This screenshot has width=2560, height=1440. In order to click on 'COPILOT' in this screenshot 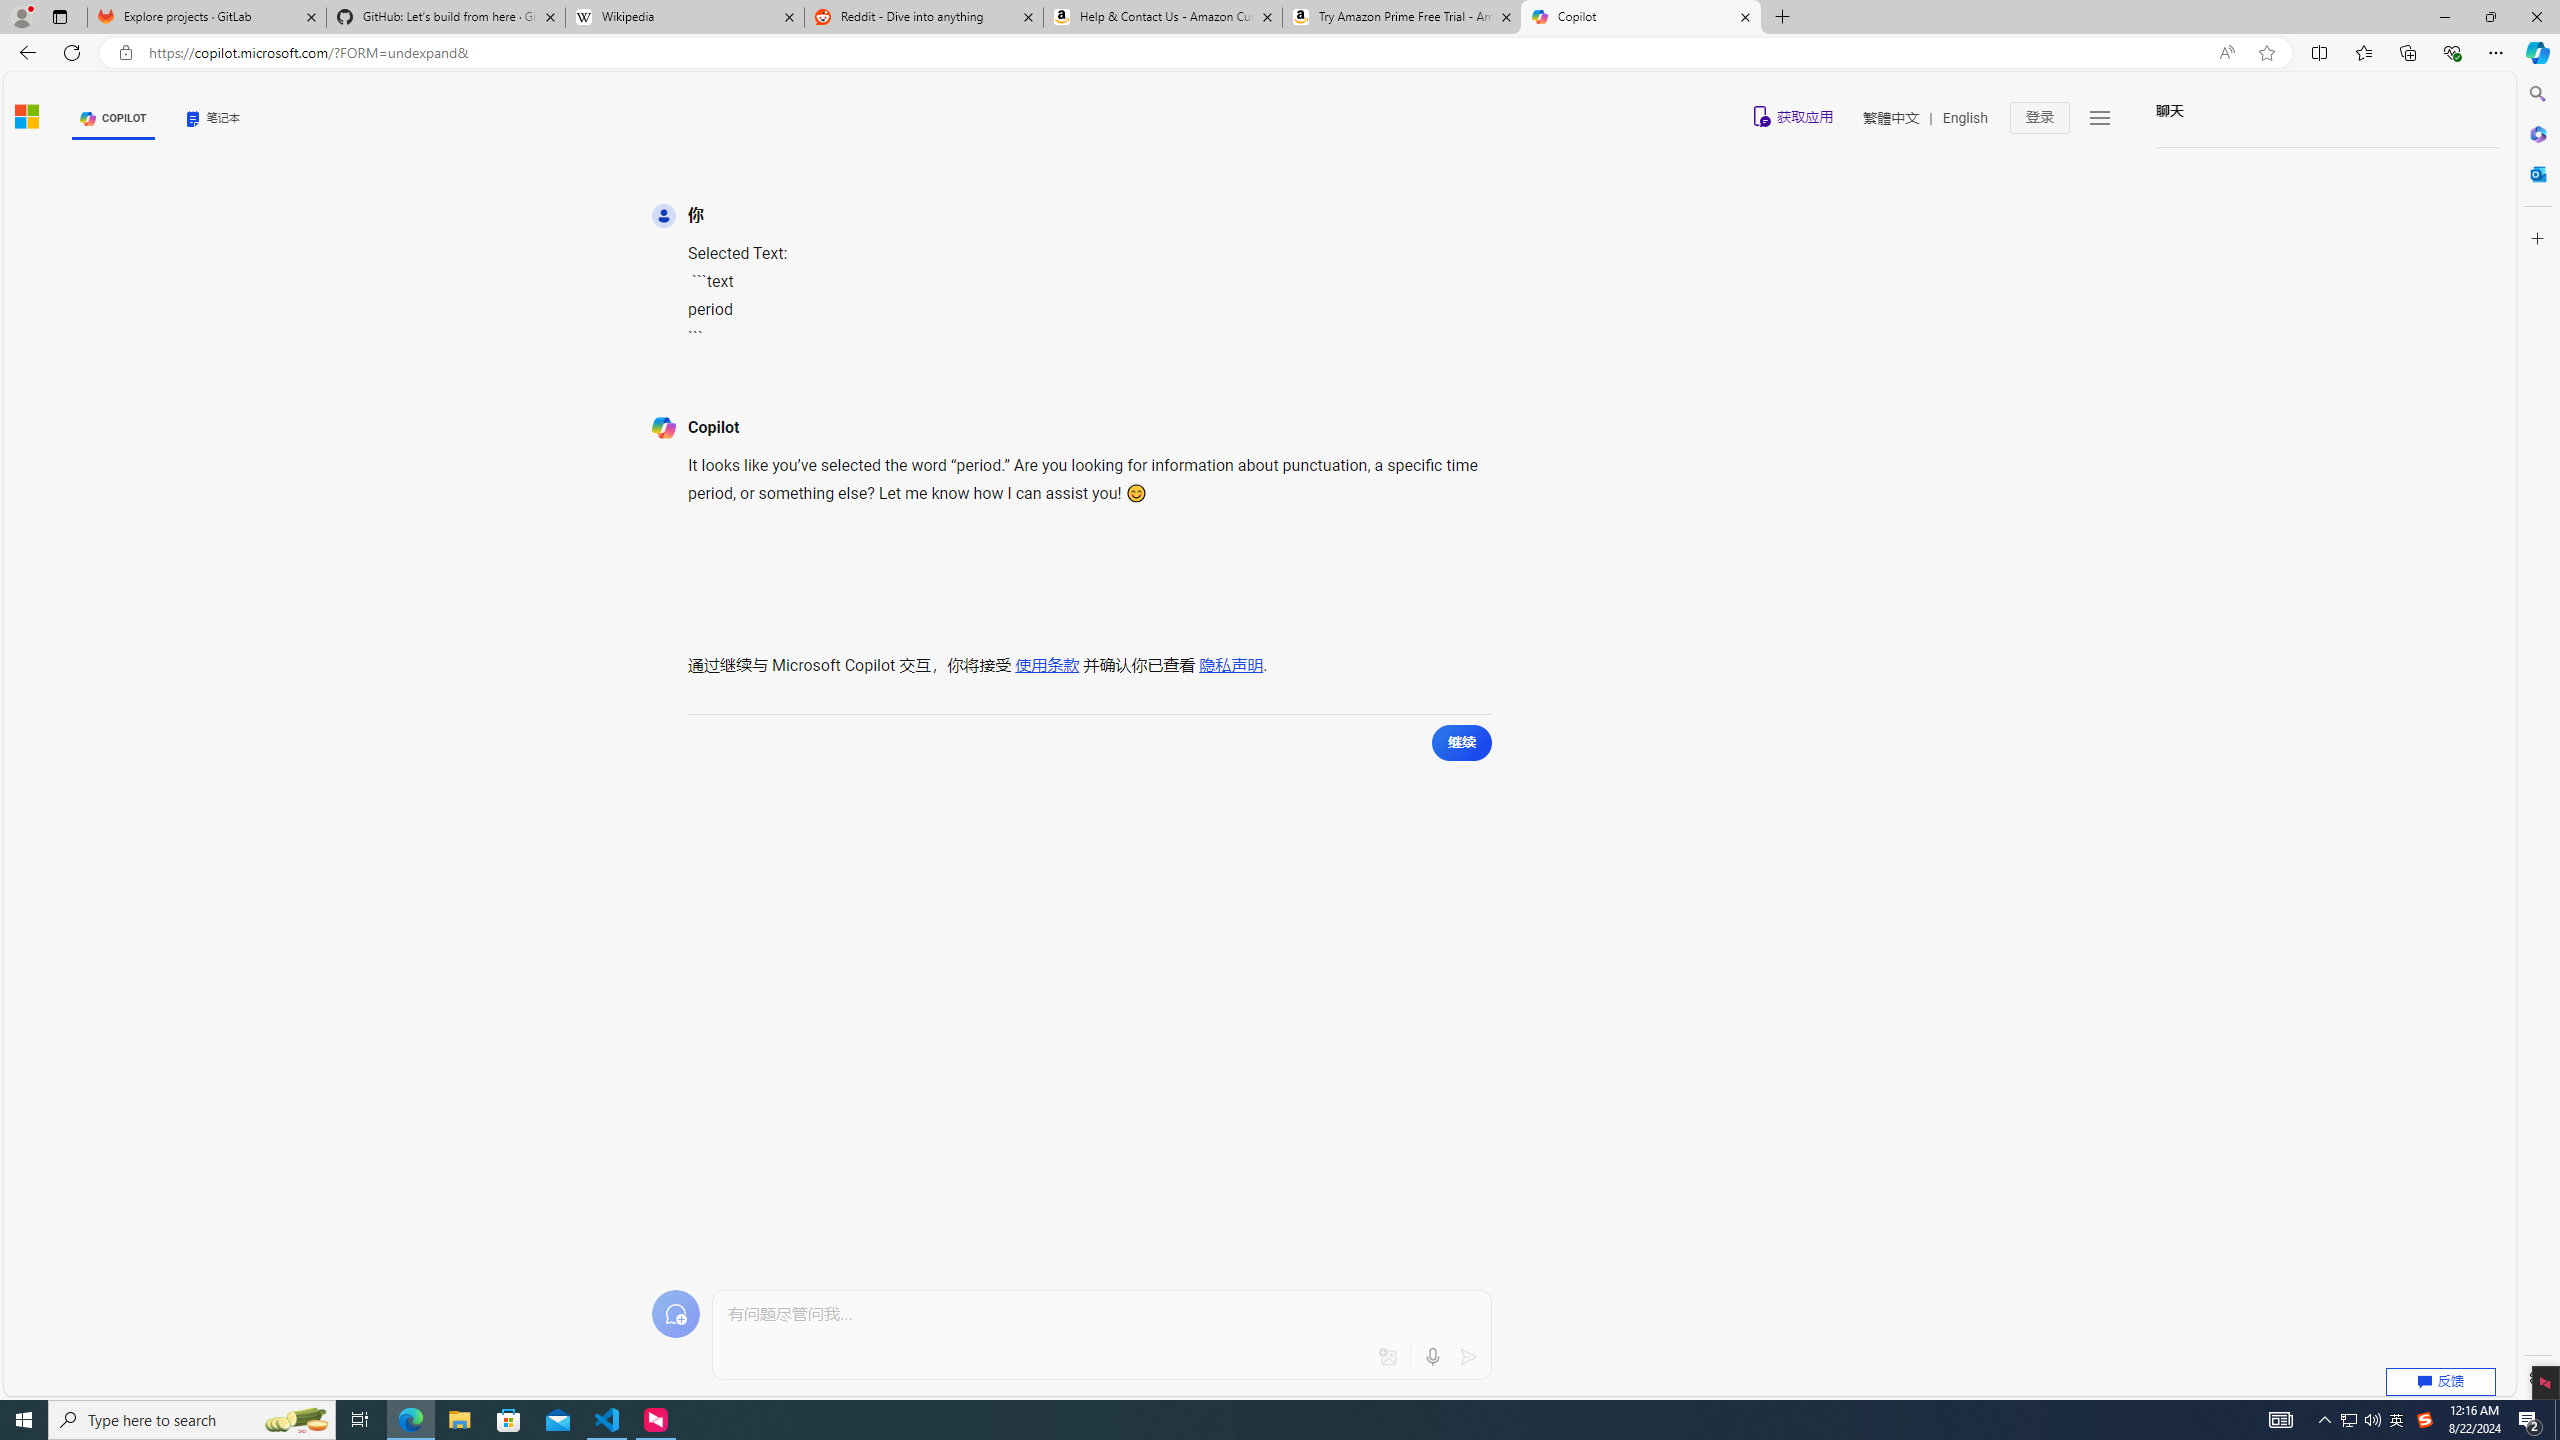, I will do `click(113, 118)`.